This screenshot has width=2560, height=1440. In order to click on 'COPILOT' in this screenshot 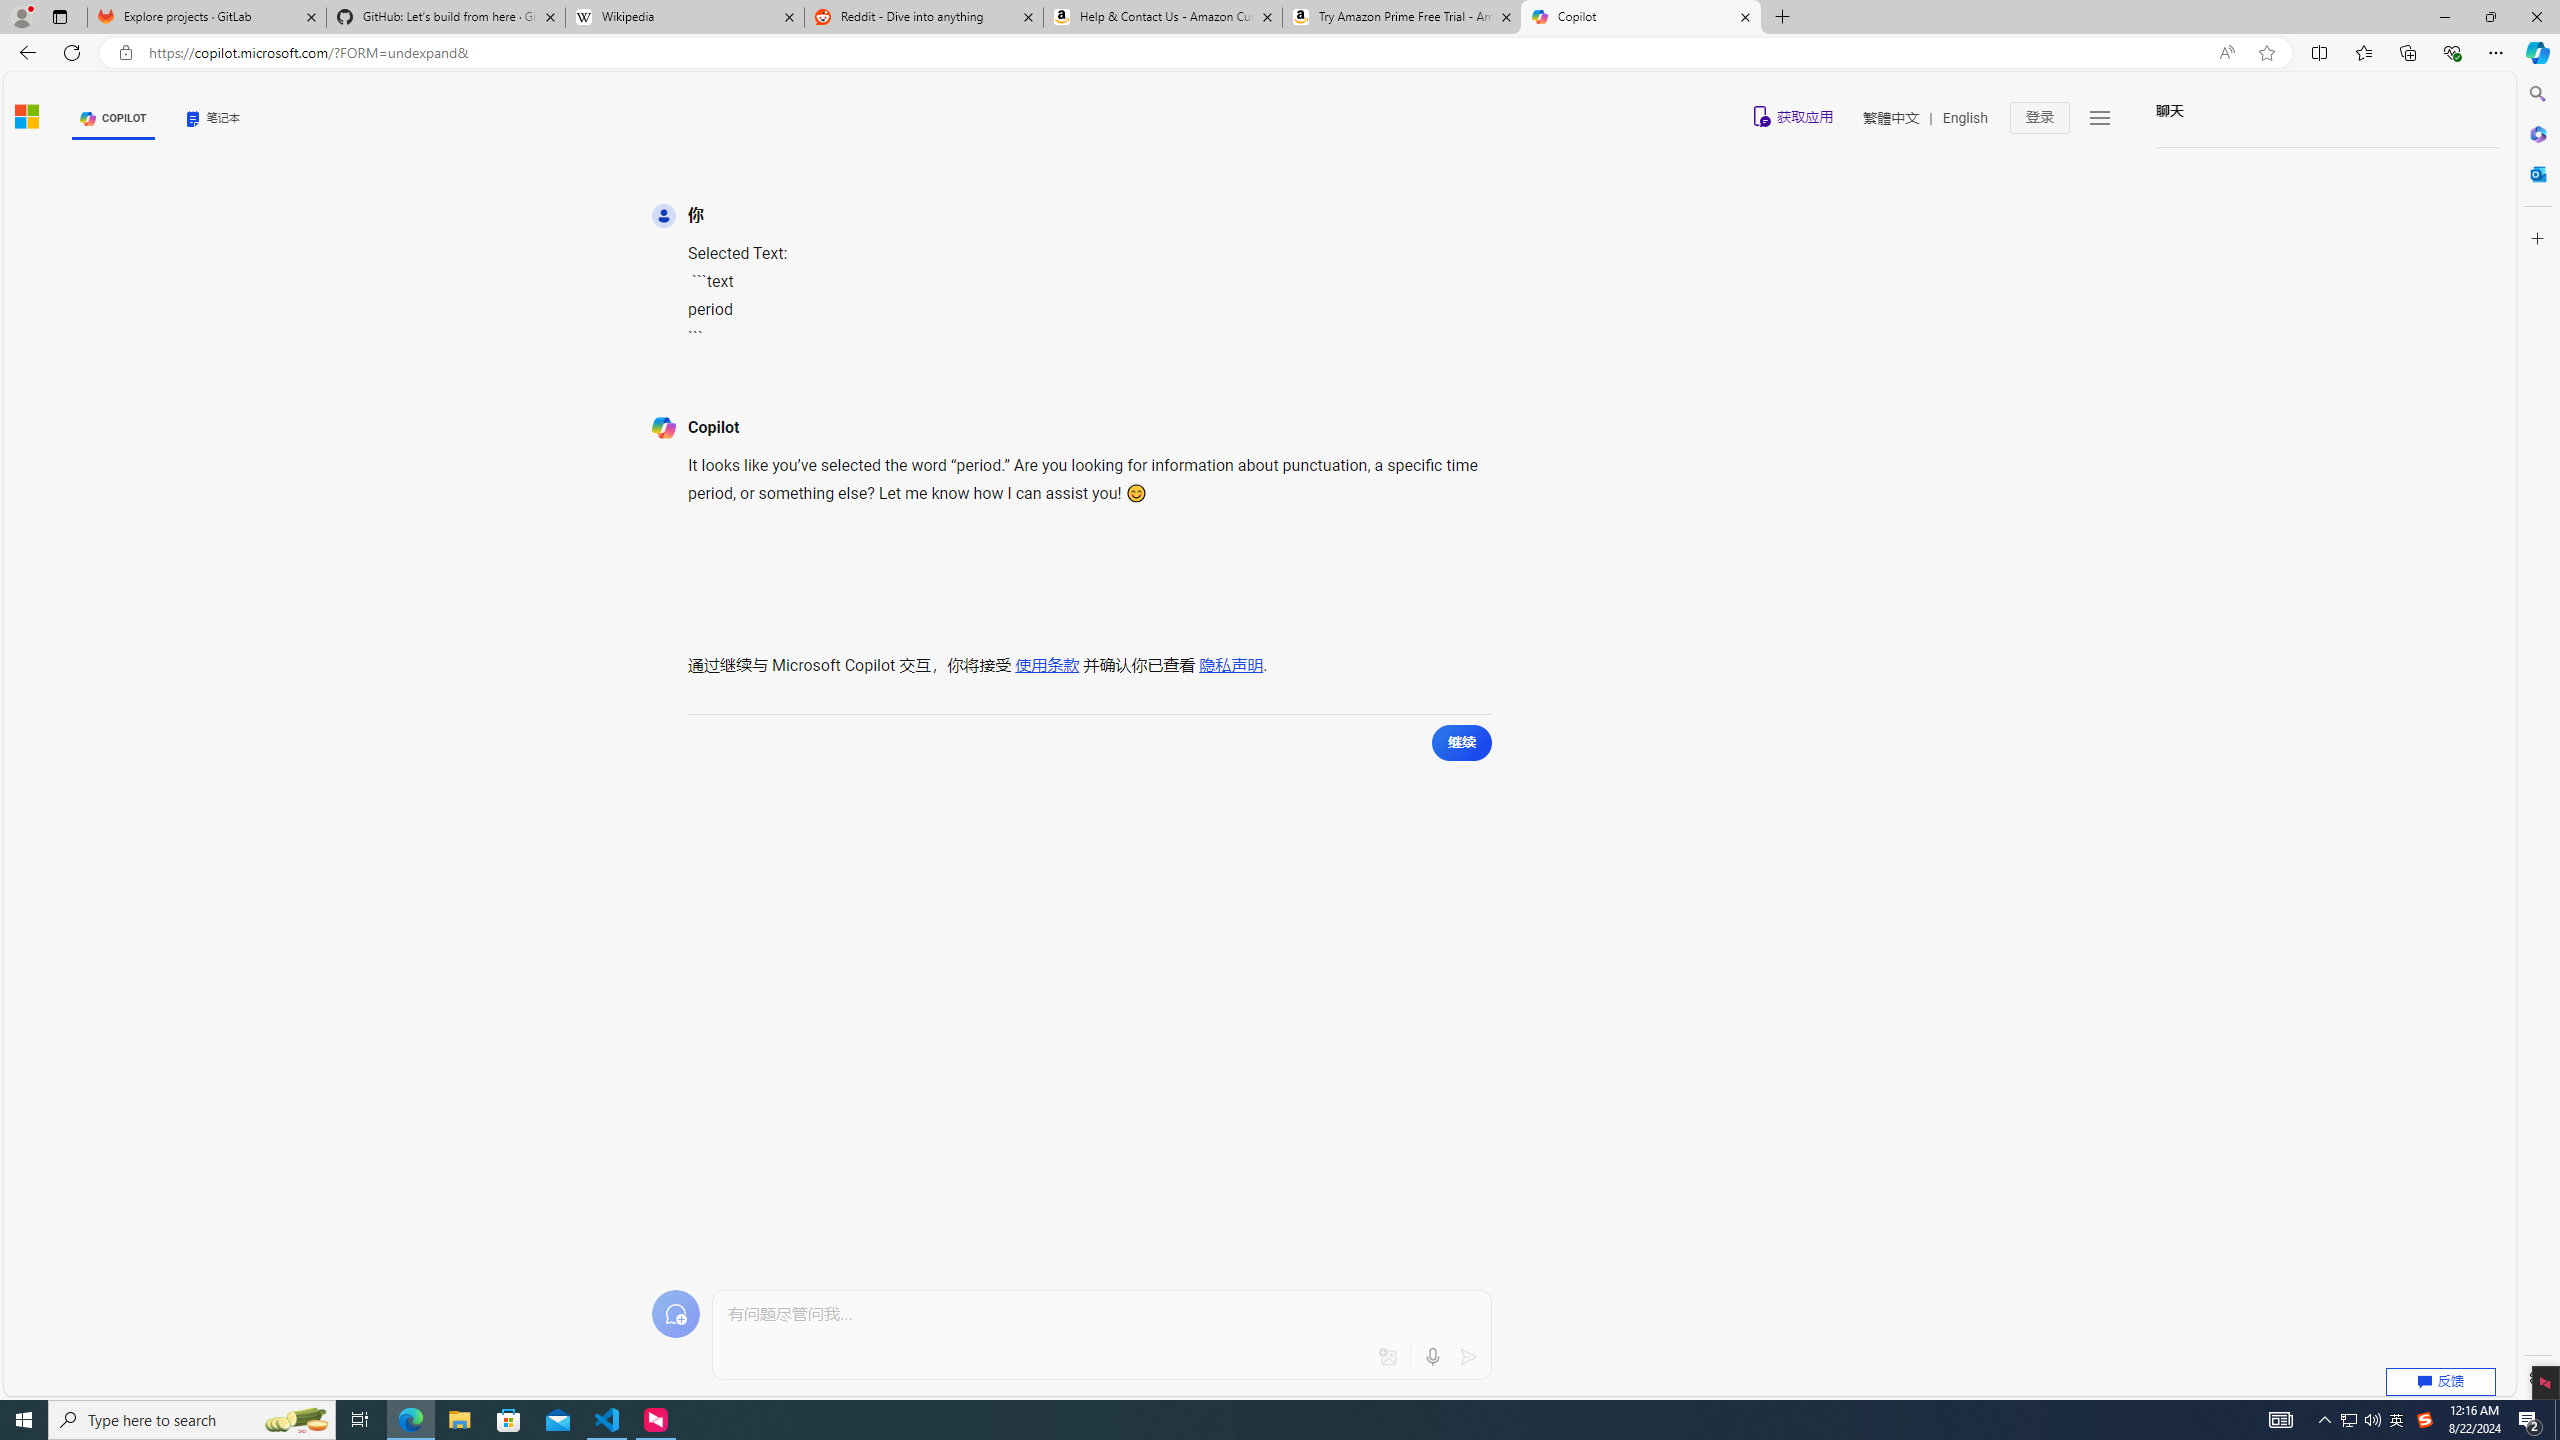, I will do `click(113, 118)`.